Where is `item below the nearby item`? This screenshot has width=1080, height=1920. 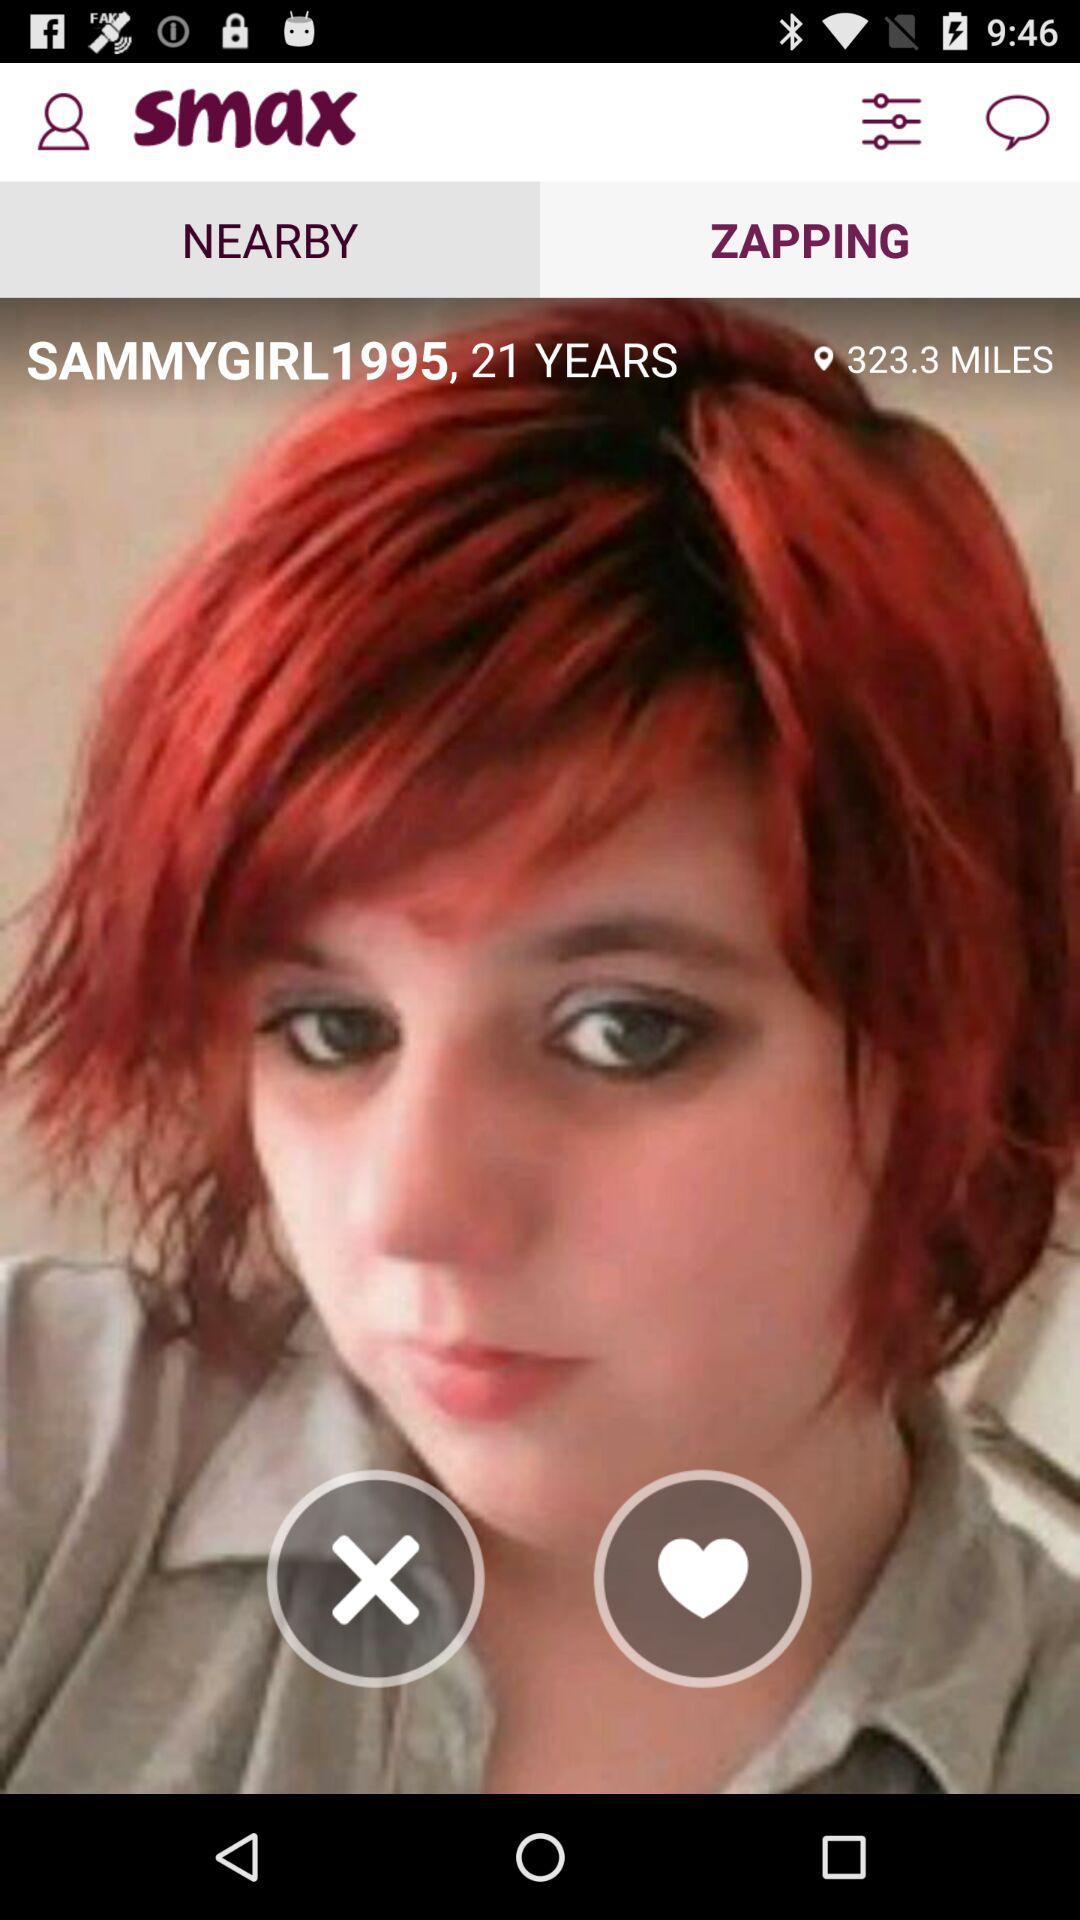
item below the nearby item is located at coordinates (236, 358).